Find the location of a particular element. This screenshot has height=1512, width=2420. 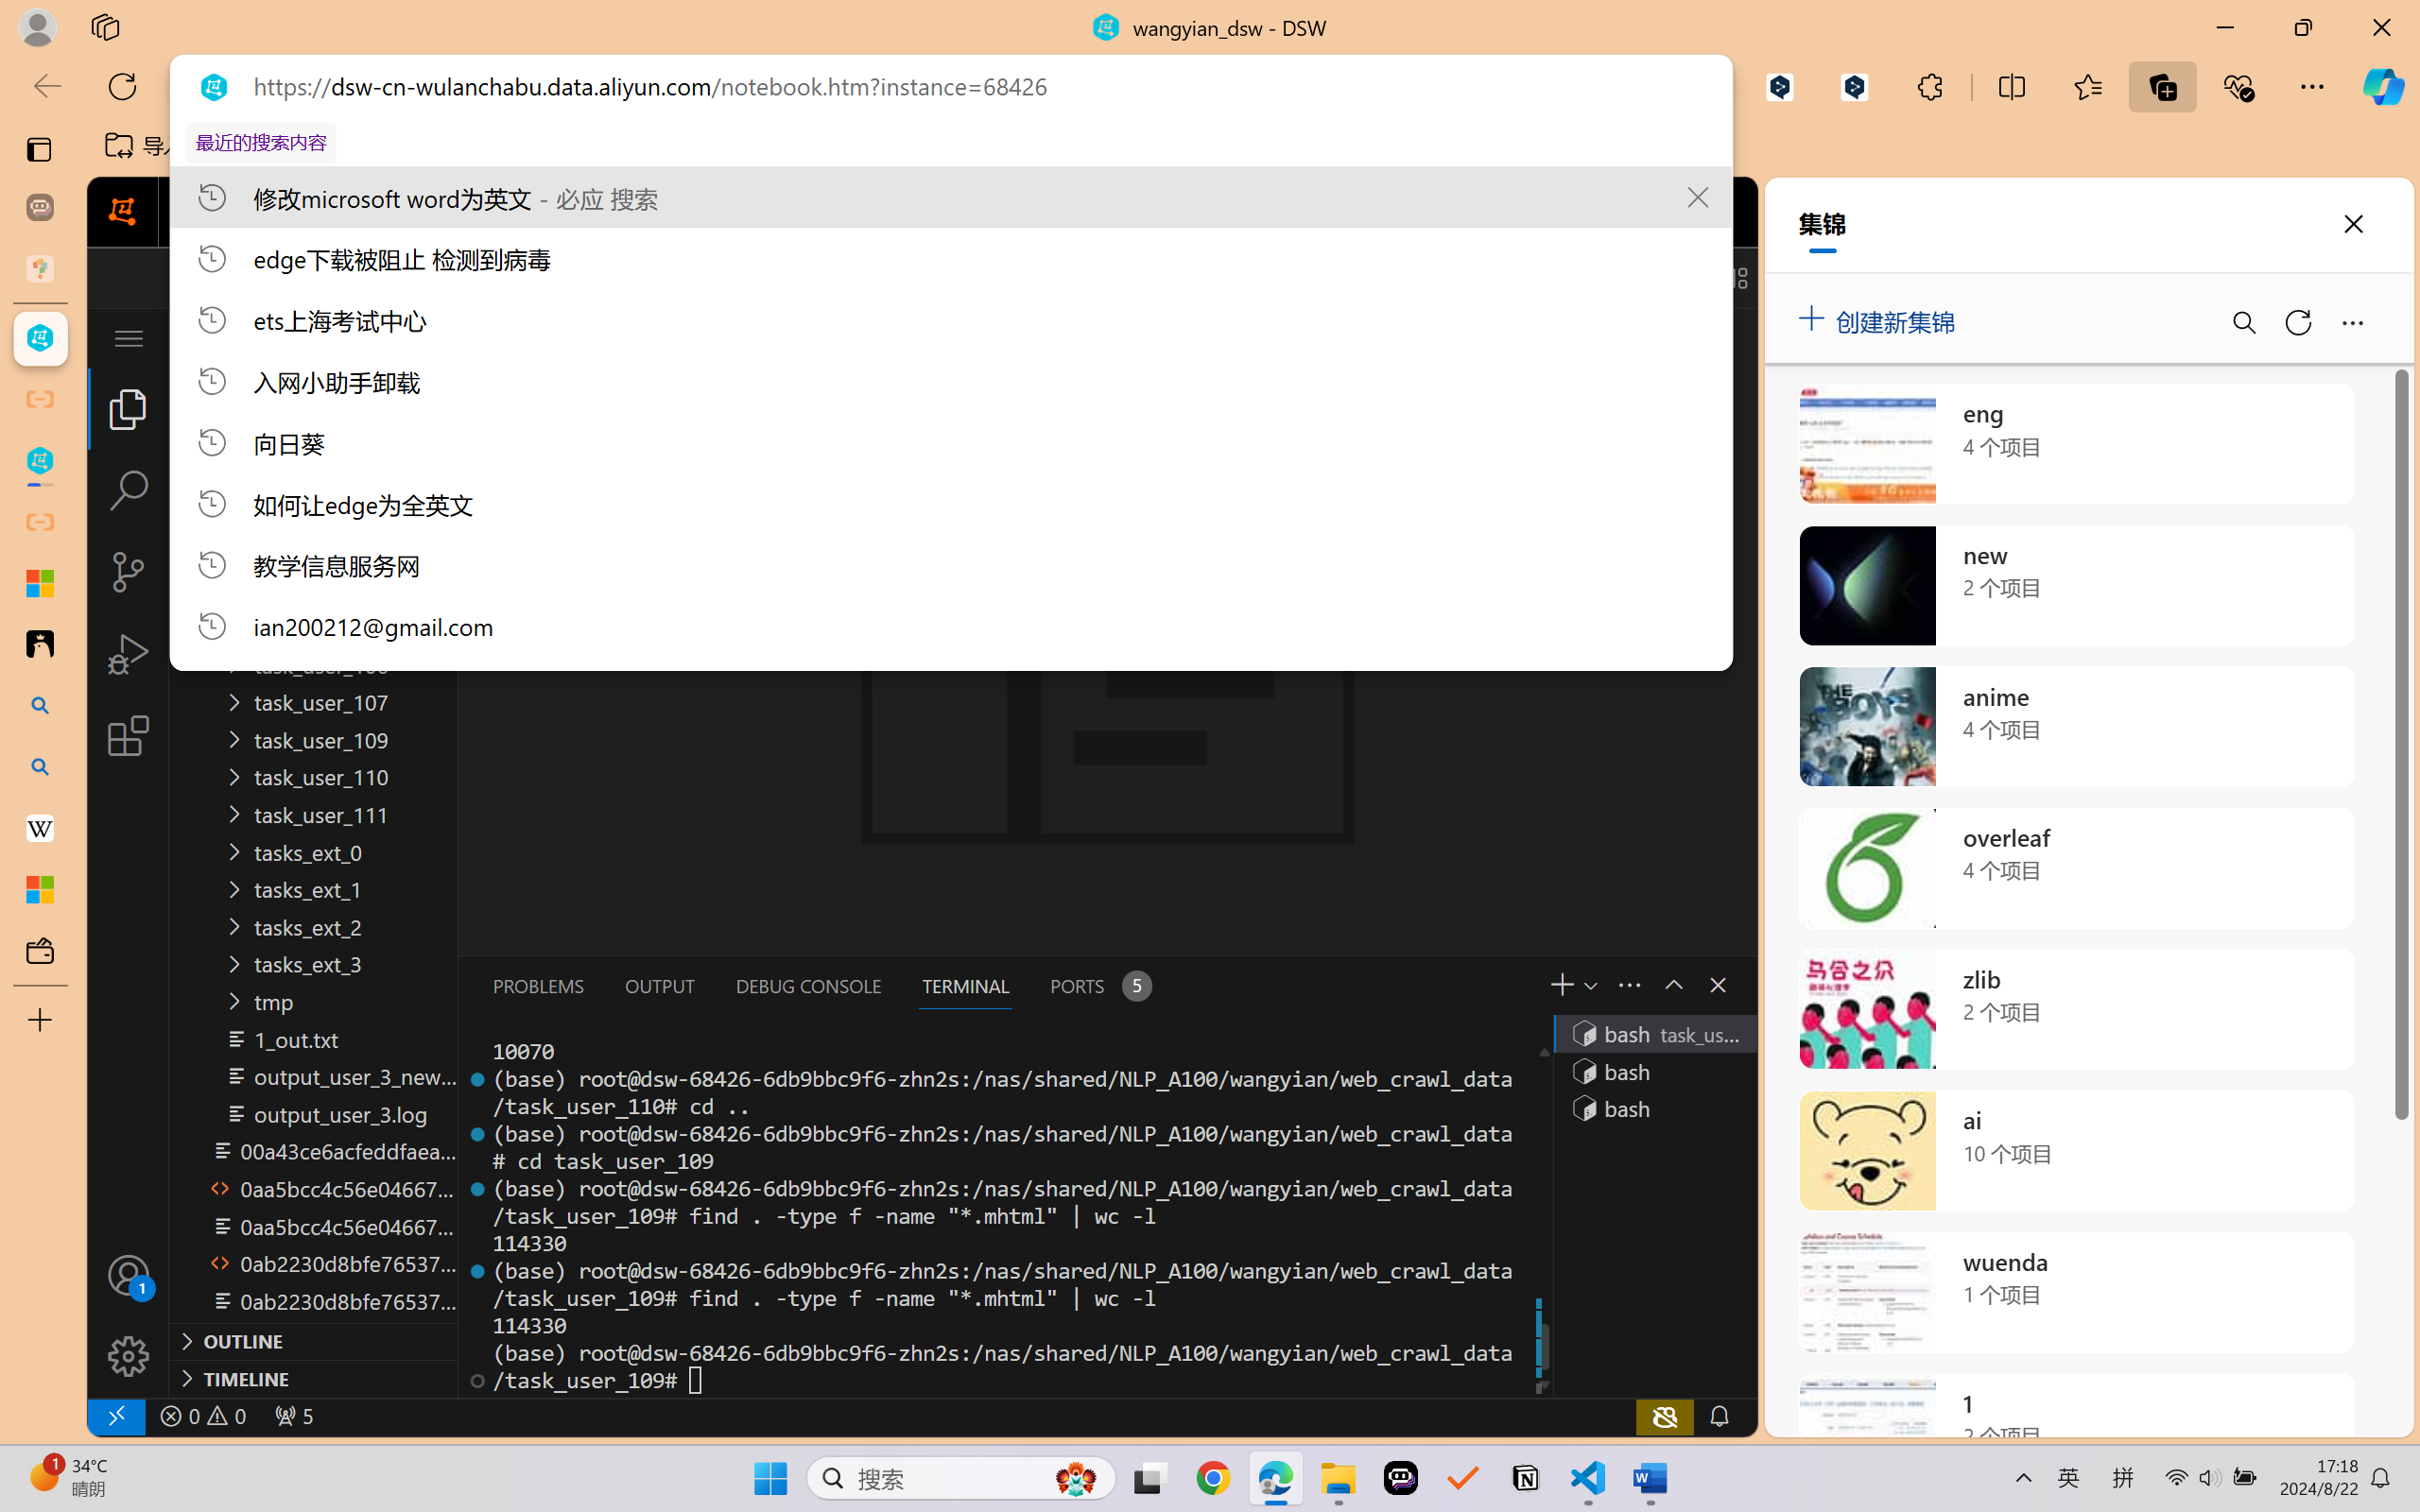

'Class: xterm-decoration-overview-ruler' is located at coordinates (1543, 1214).